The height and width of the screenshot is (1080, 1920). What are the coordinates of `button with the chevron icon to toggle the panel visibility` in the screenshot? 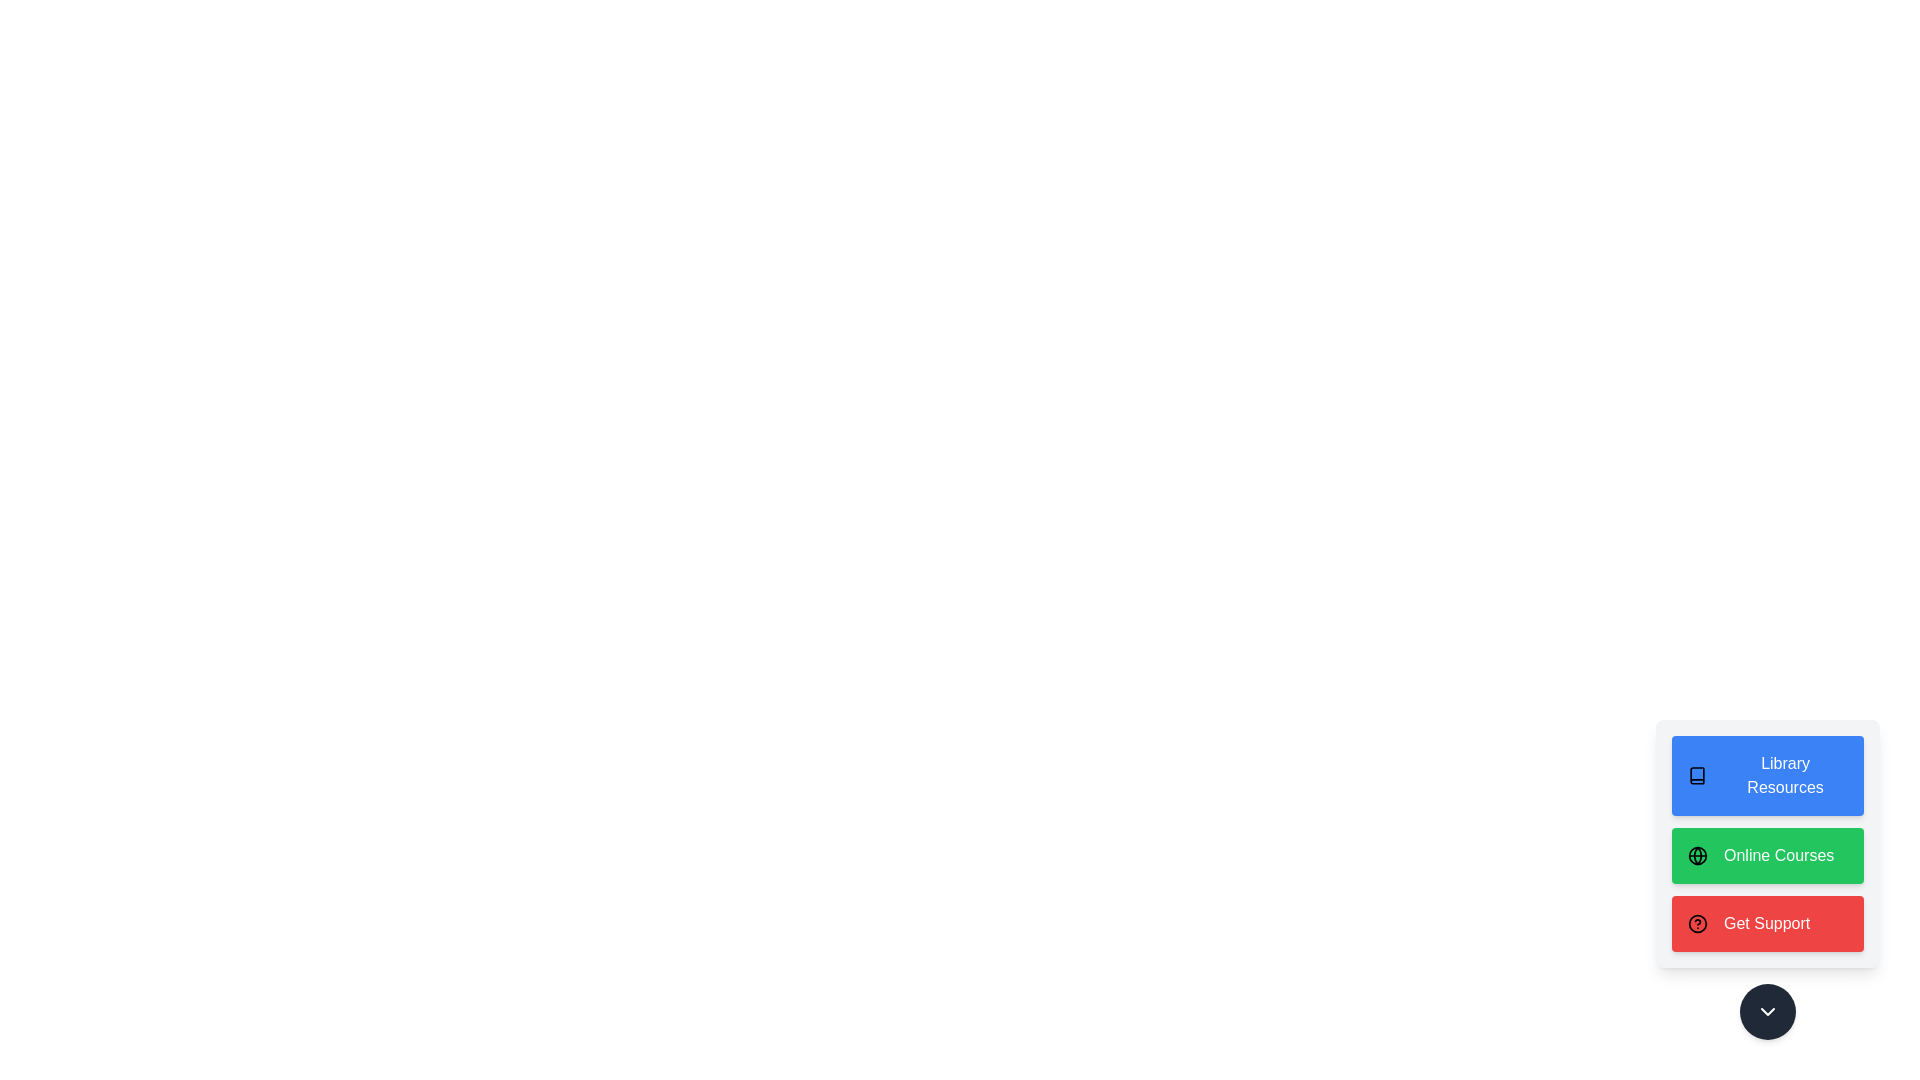 It's located at (1767, 1011).